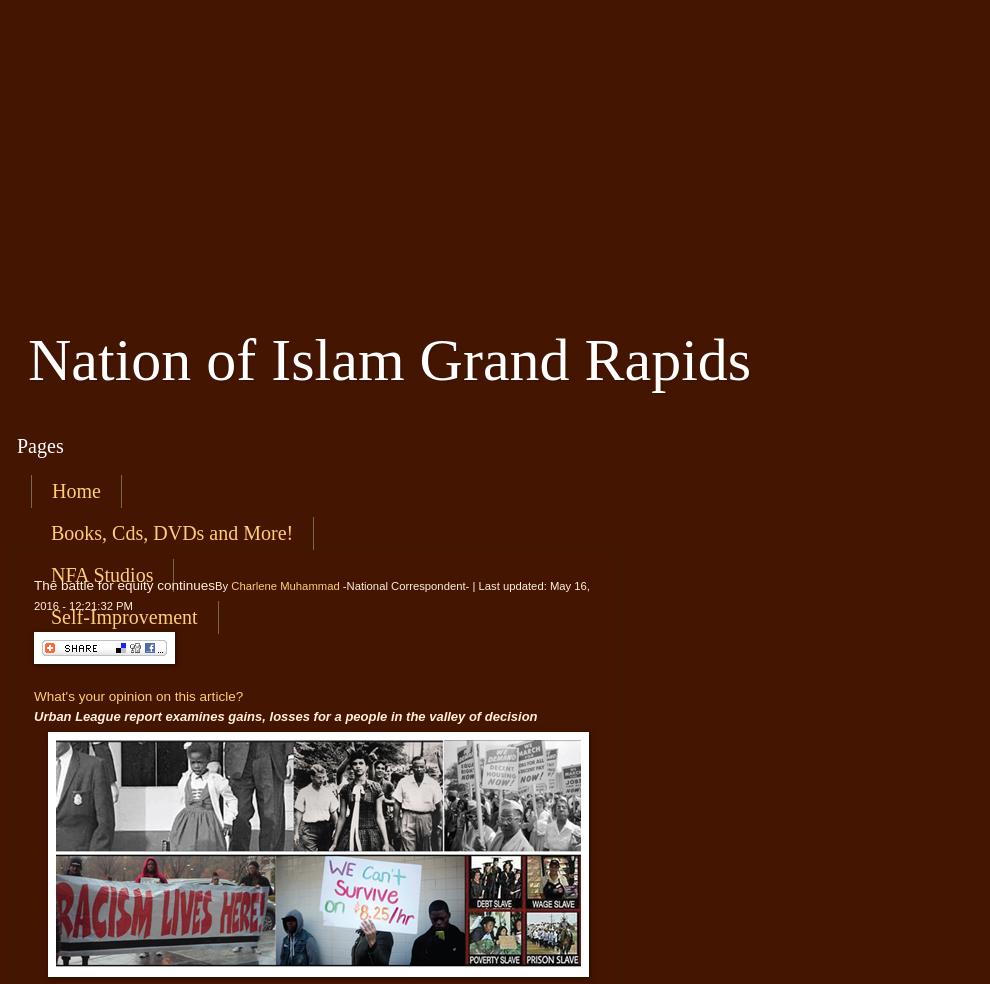  Describe the element at coordinates (137, 695) in the screenshot. I see `'What's your opinion on this article?'` at that location.